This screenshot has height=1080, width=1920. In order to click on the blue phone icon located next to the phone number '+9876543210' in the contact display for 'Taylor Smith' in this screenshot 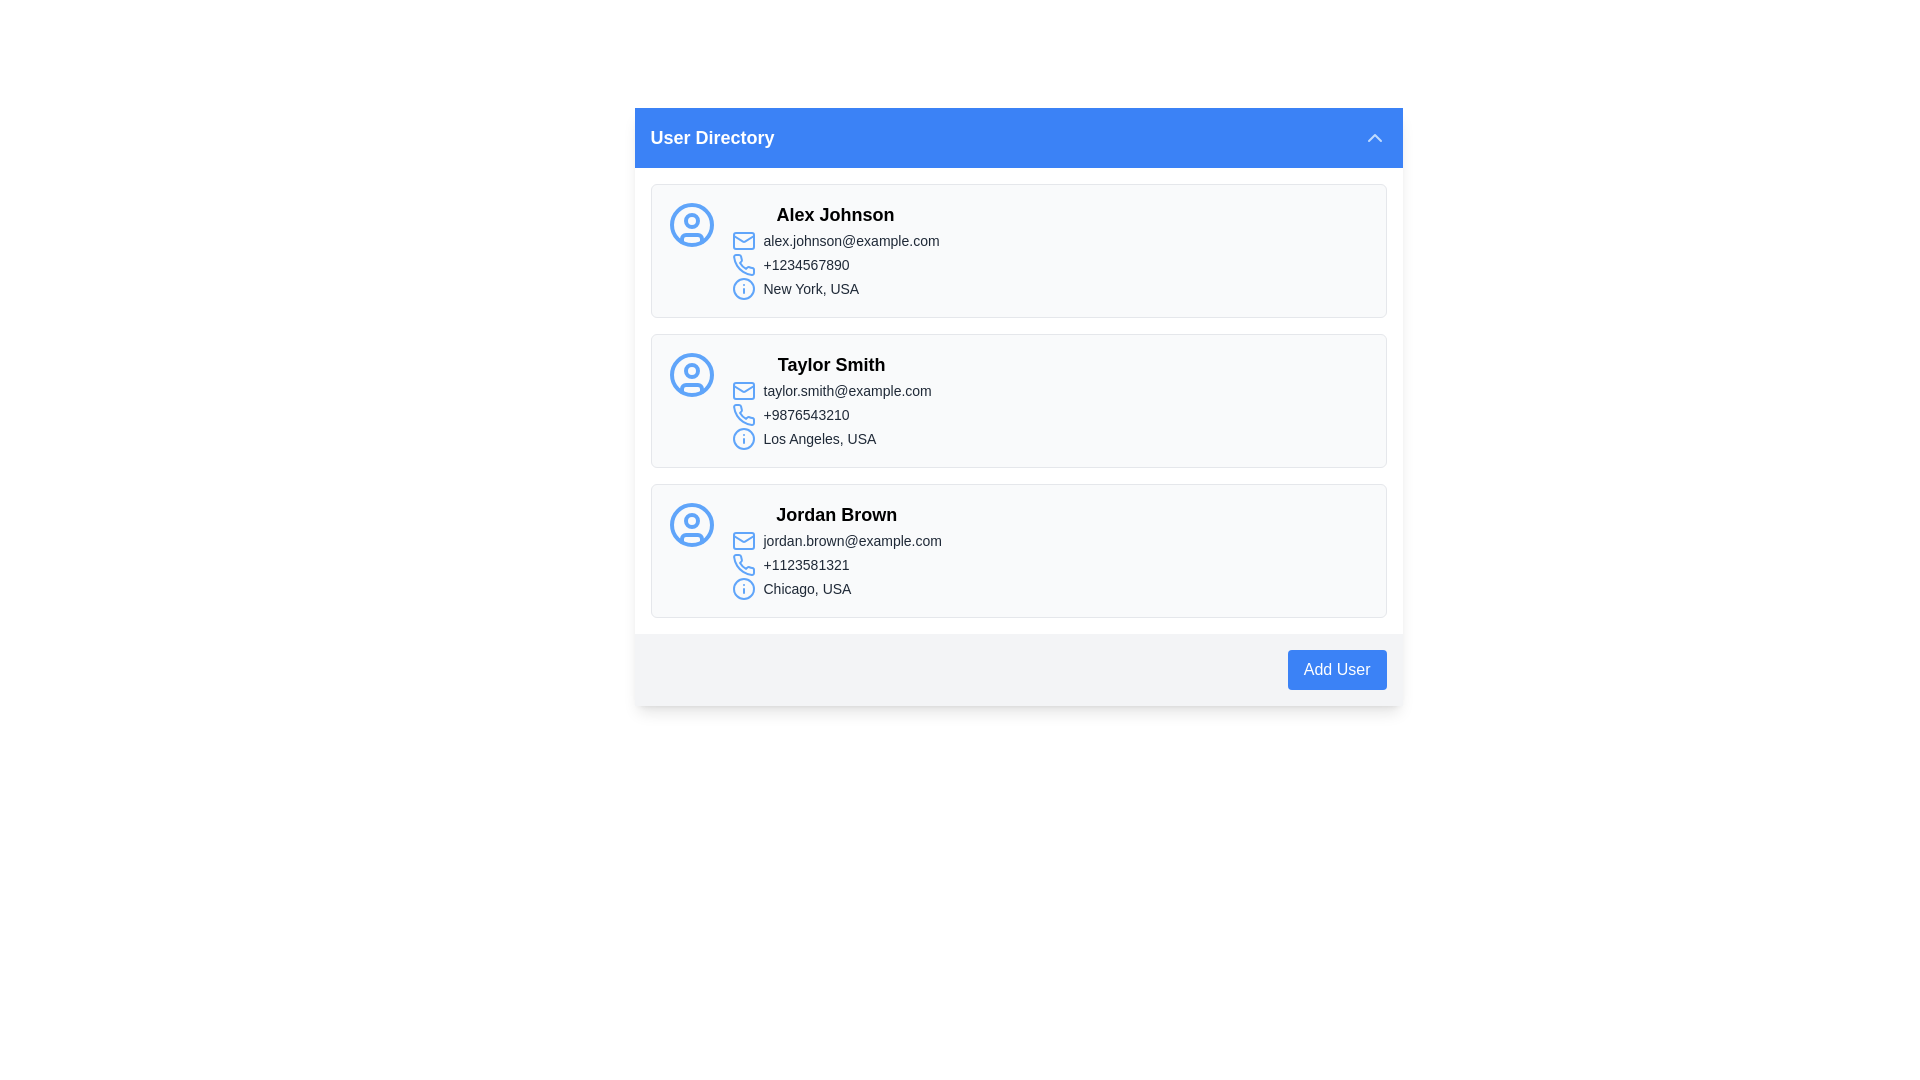, I will do `click(742, 414)`.